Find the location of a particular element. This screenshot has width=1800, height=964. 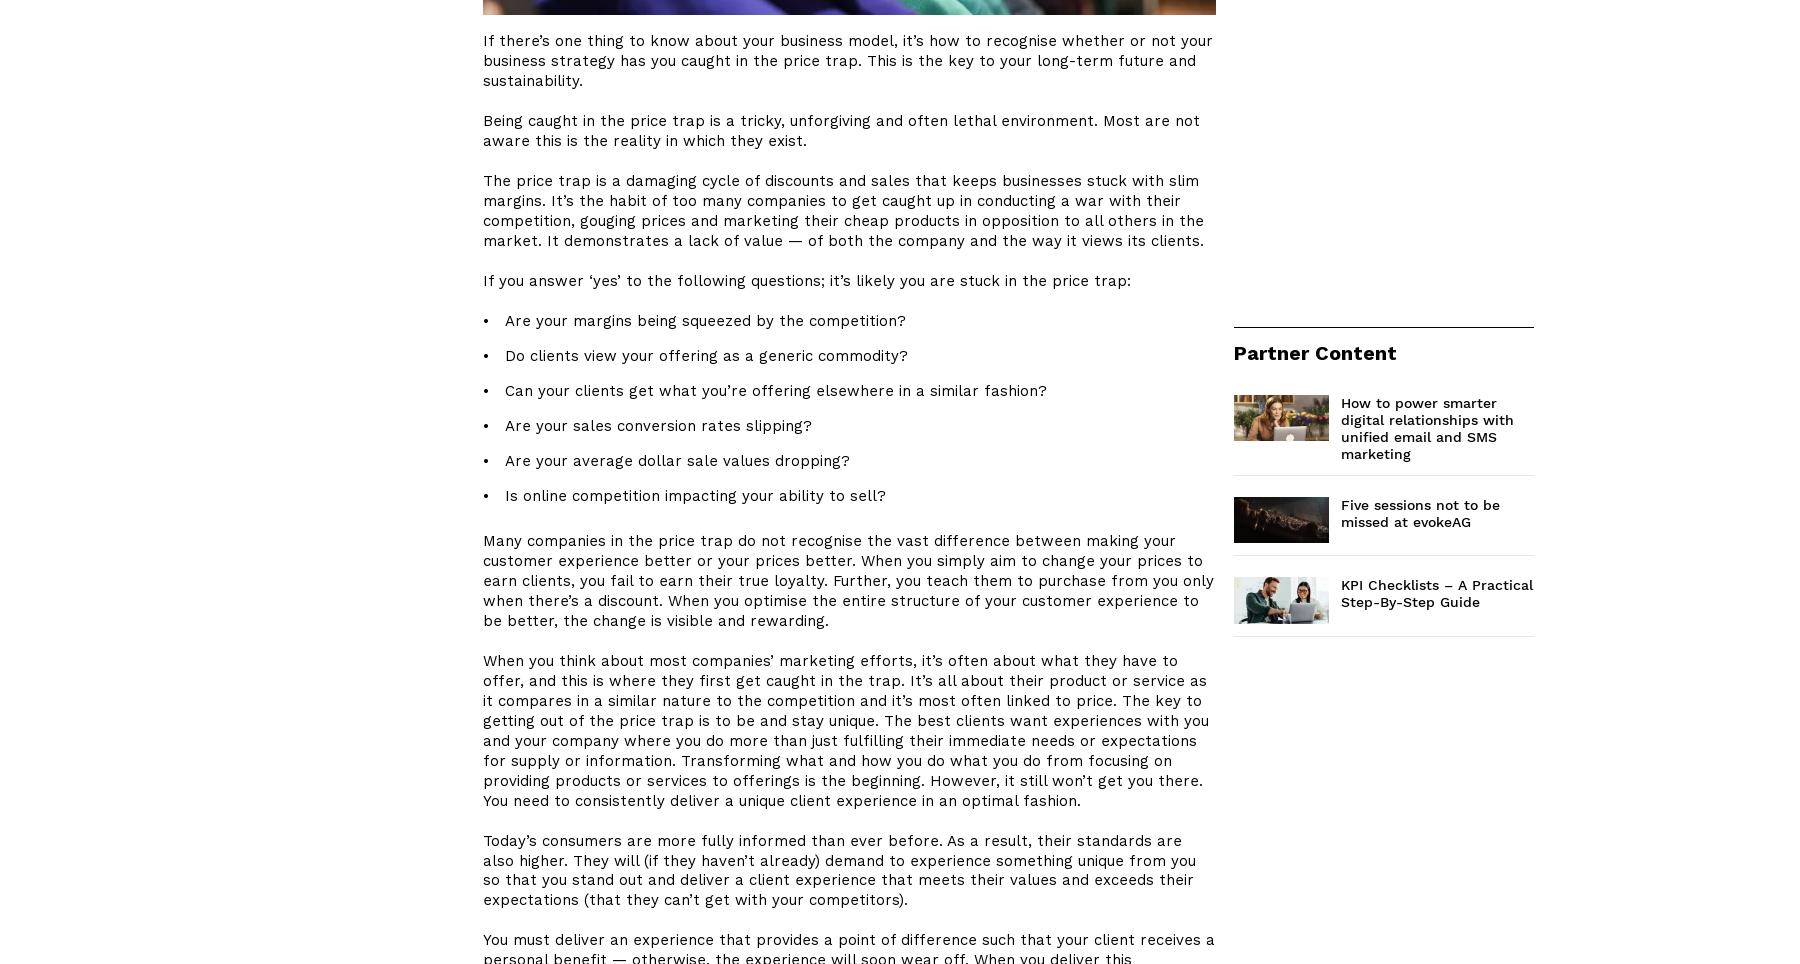

'When you think about most companies’ marketing efforts, it’s often about what they have to offer, and this is where they first get caught in the trap. It’s all about their product or service as it compares in a similar nature to the competition and it’s most often linked to price. The key to getting out of the price trap is to be and stay unique. The best clients want experiences with you and your company where you do more than just fulfilling their immediate needs or expectations for supply or information. Transforming what and how you do what you do from focusing on providing products or services to offerings is the beginning. However, it still won’t get you there. You need to consistently deliver a unique client experience in an optimal fashion.' is located at coordinates (846, 730).